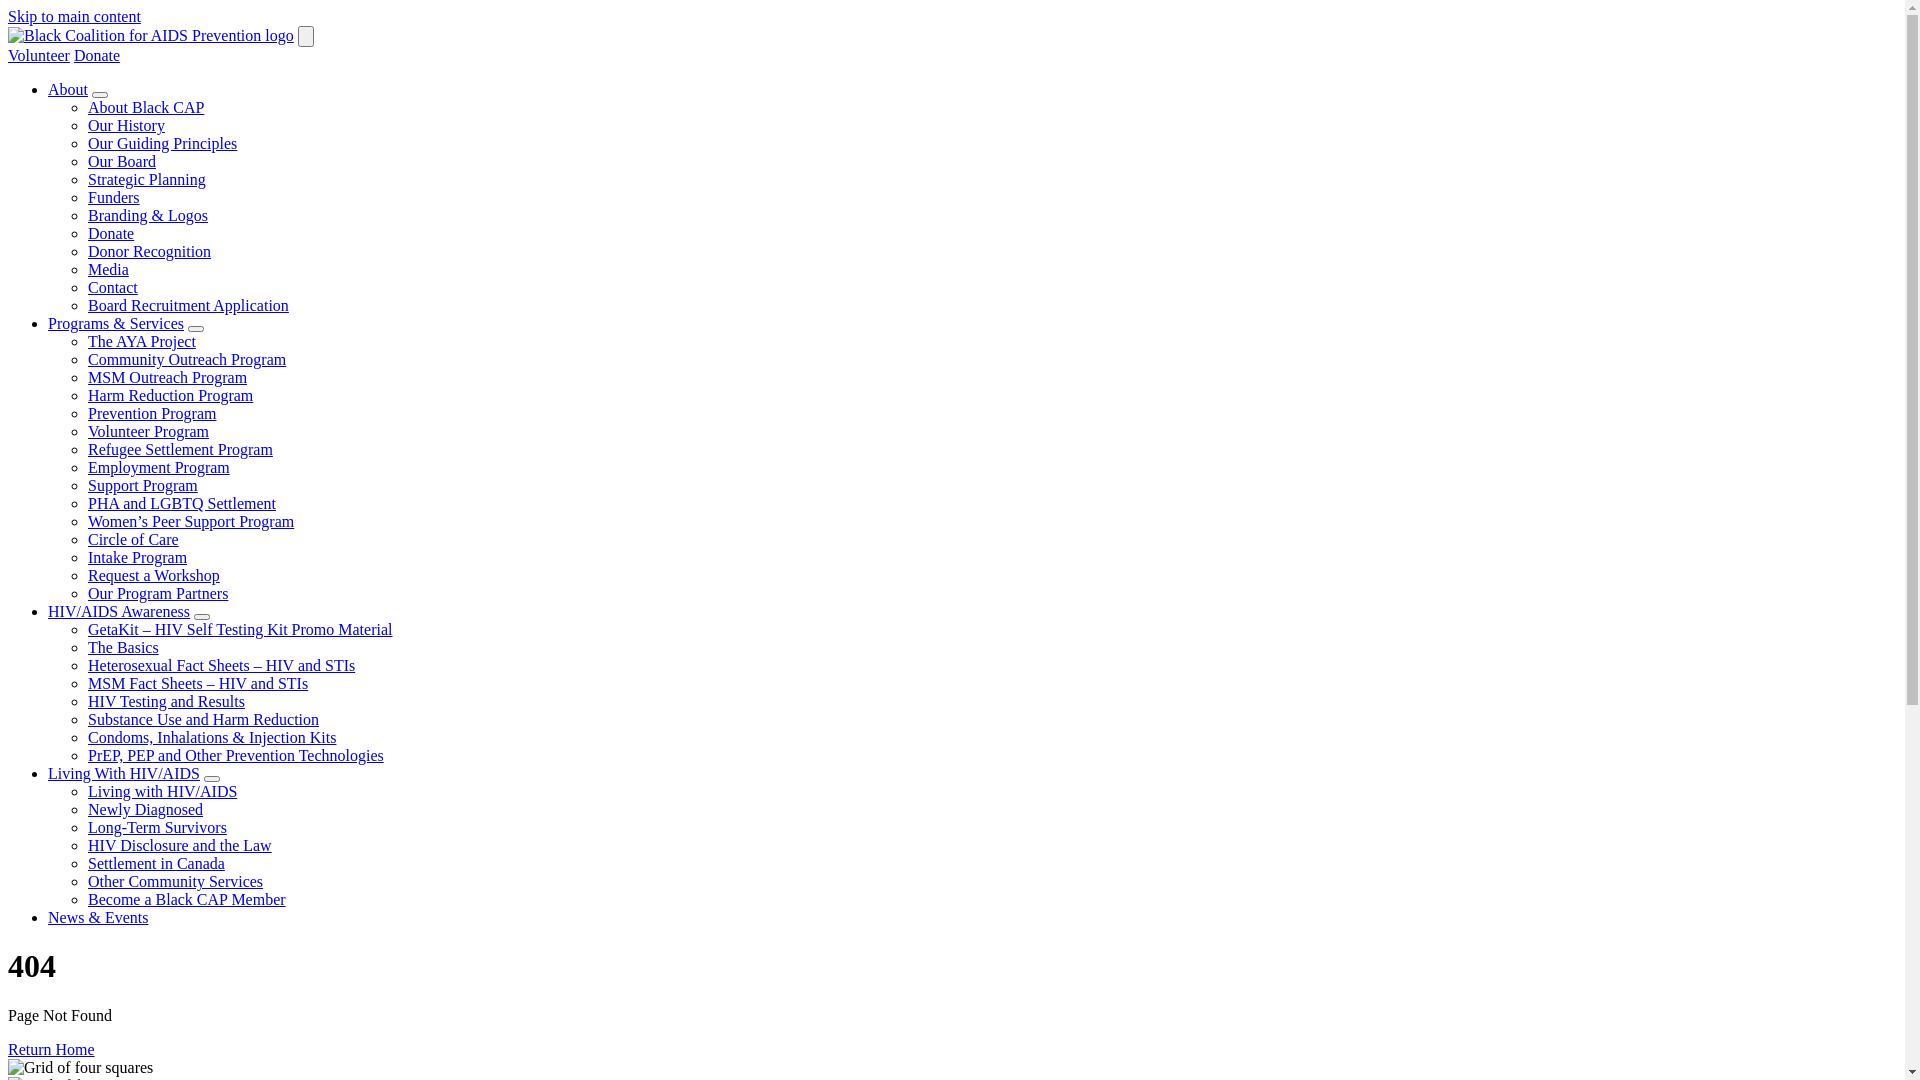 The image size is (1920, 1080). What do you see at coordinates (141, 340) in the screenshot?
I see `'The AYA Project'` at bounding box center [141, 340].